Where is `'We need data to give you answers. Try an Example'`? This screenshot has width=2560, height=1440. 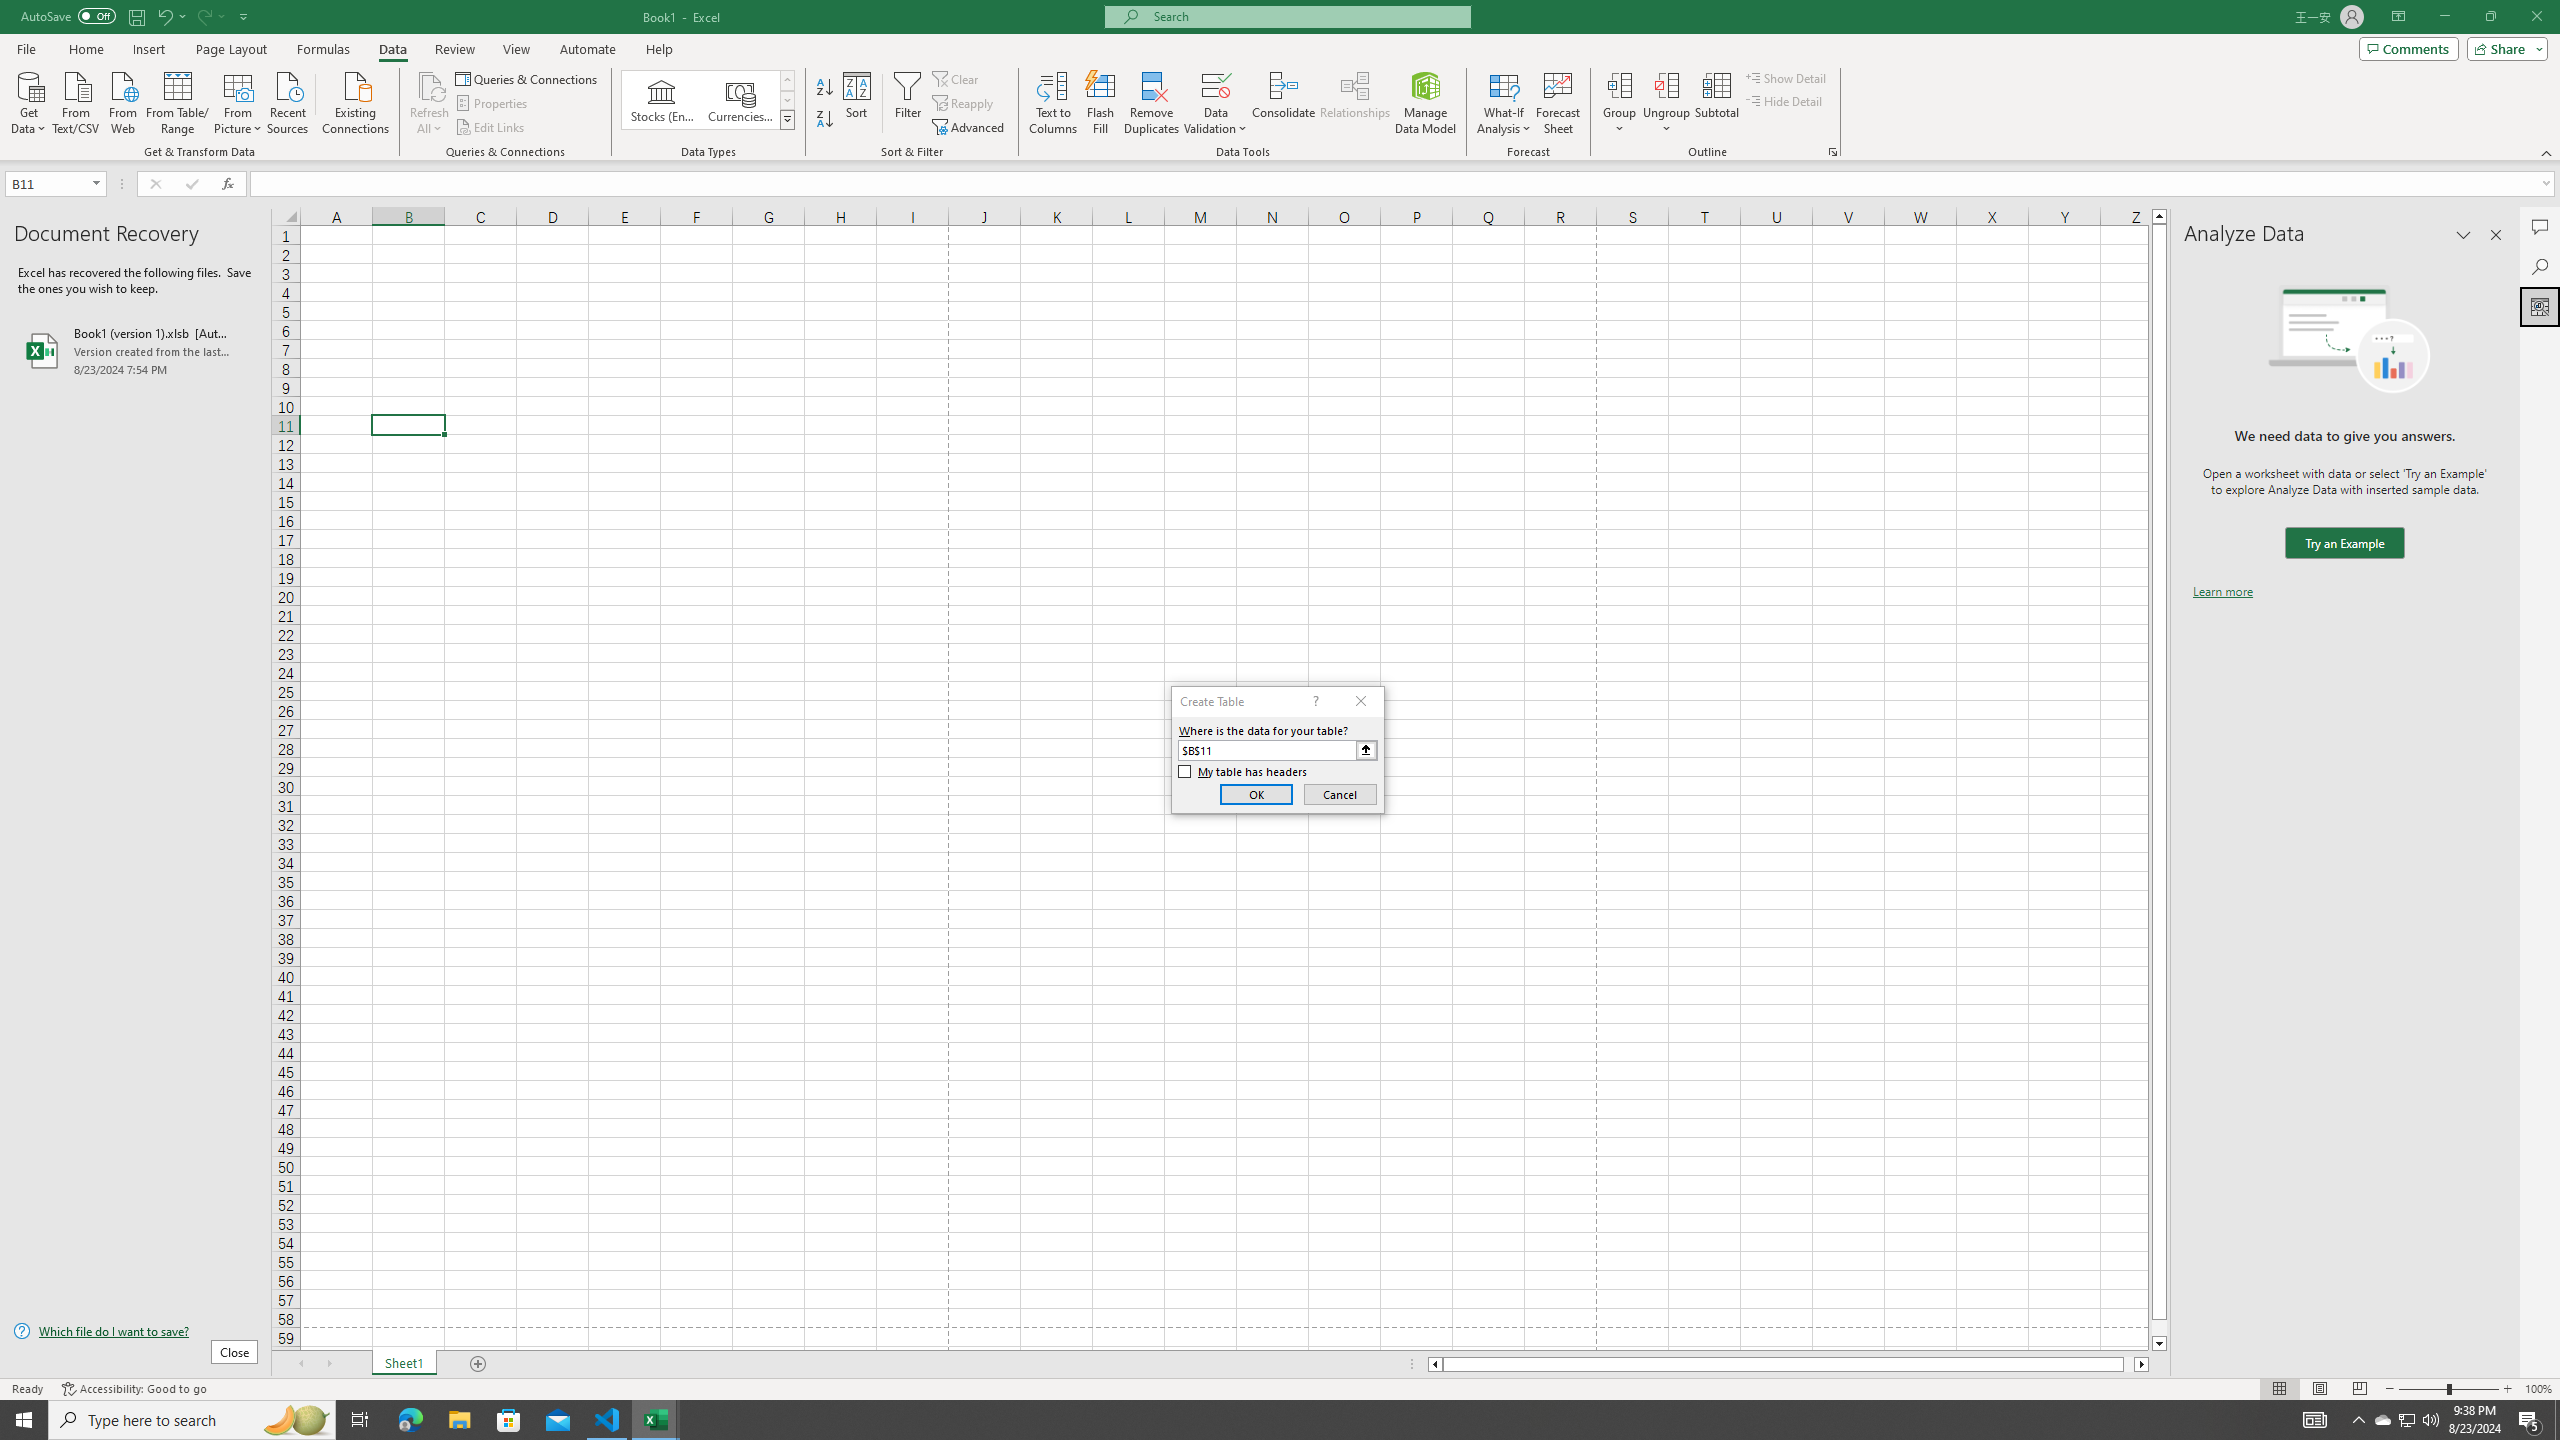
'We need data to give you answers. Try an Example' is located at coordinates (2343, 543).